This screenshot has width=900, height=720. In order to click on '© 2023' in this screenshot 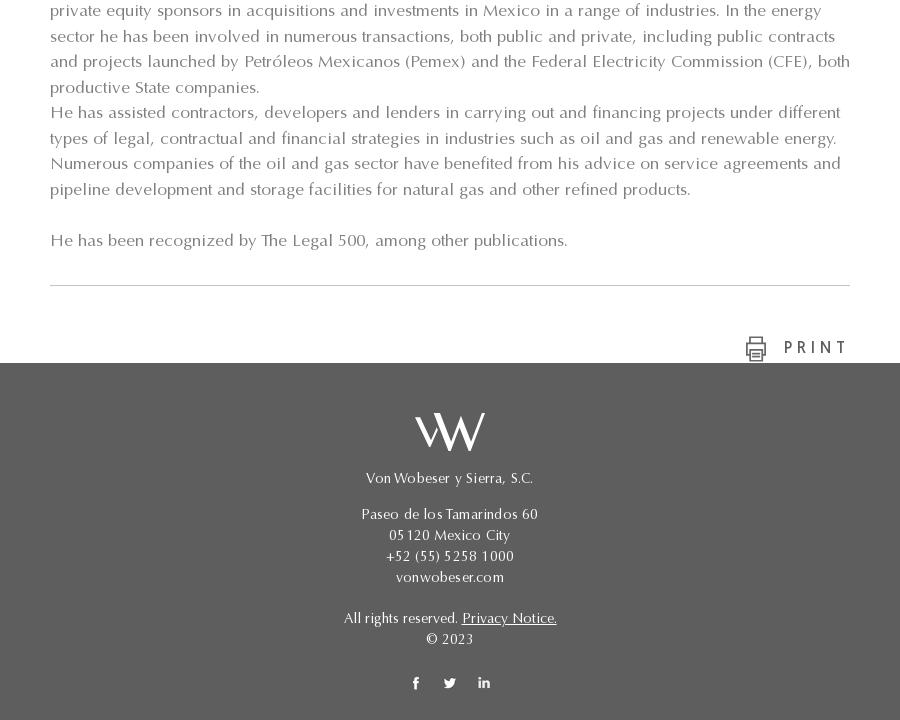, I will do `click(450, 641)`.